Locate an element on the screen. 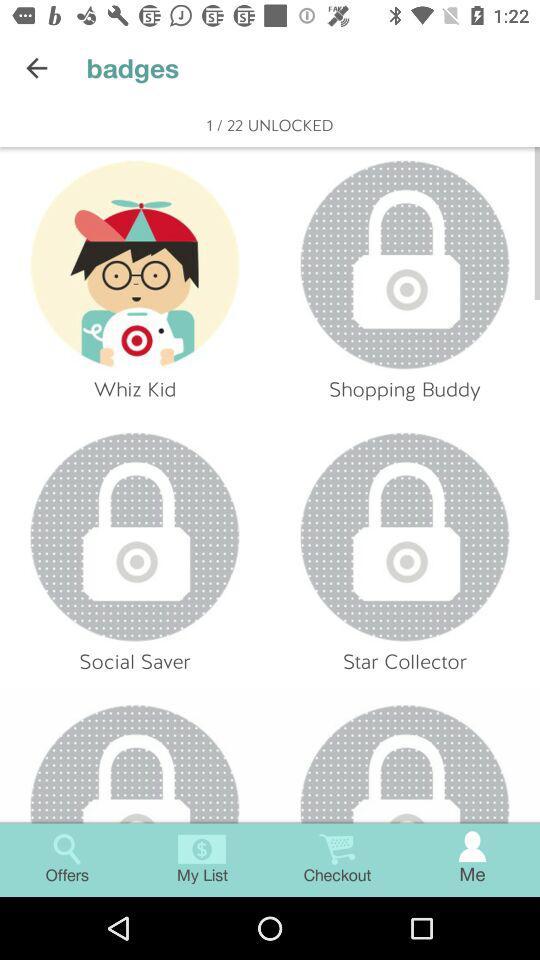 The image size is (540, 960). the item to the left of badges item is located at coordinates (36, 68).